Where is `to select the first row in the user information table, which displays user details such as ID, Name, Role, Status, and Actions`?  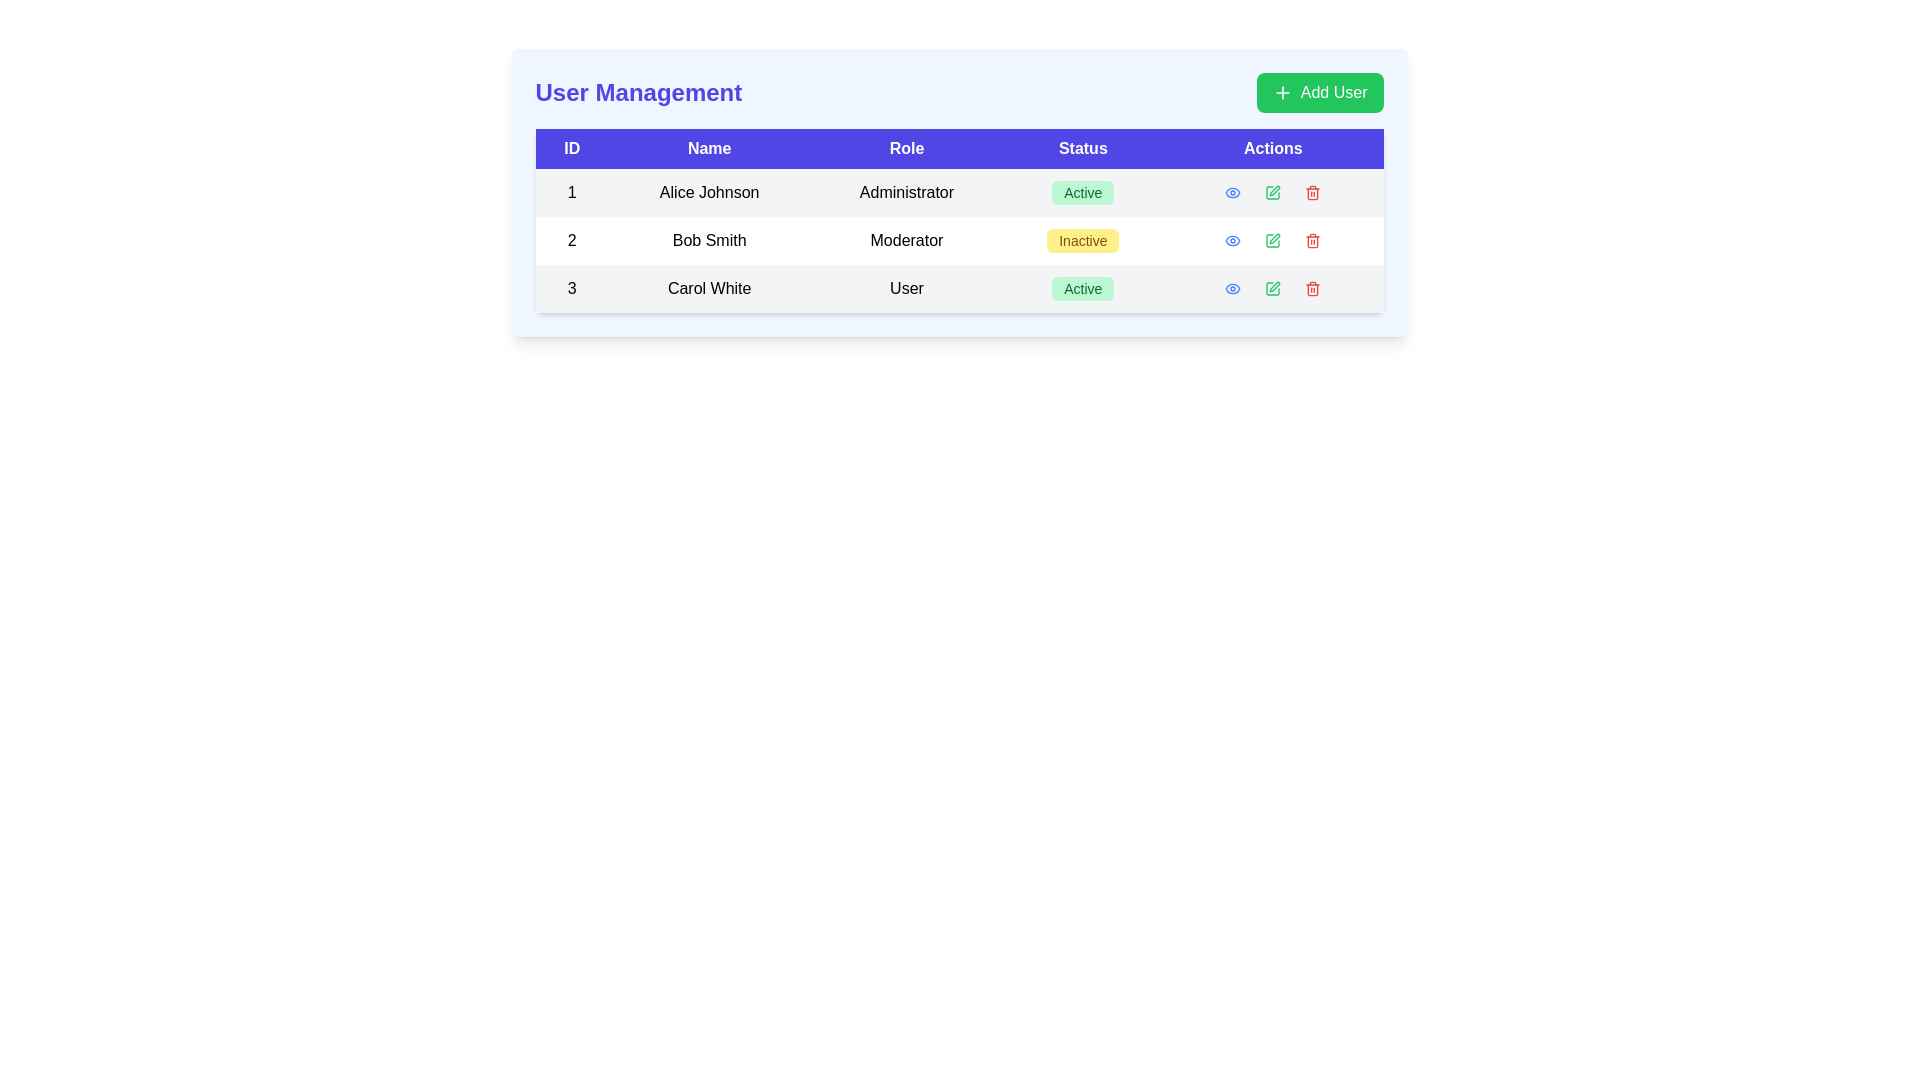
to select the first row in the user information table, which displays user details such as ID, Name, Role, Status, and Actions is located at coordinates (958, 192).